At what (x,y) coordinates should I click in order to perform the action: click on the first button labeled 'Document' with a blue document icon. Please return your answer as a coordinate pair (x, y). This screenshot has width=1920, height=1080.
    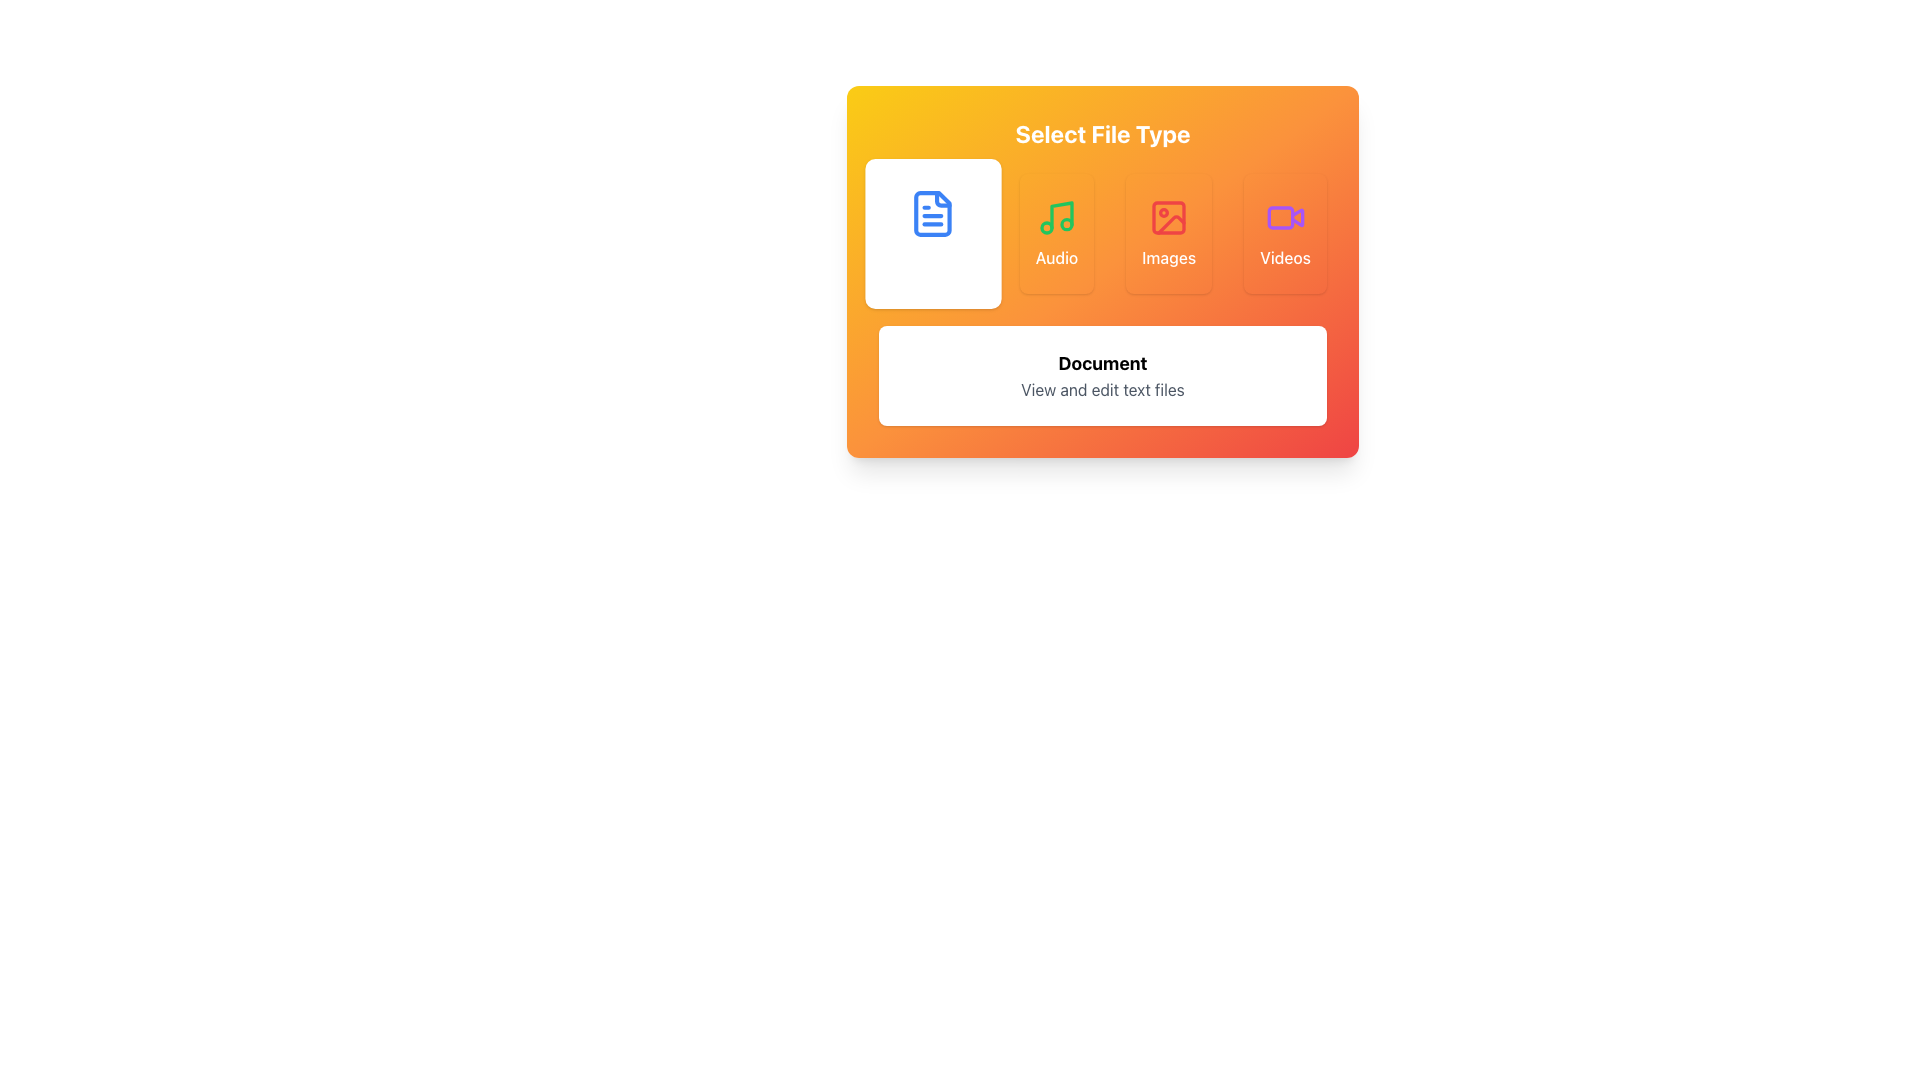
    Looking at the image, I should click on (932, 233).